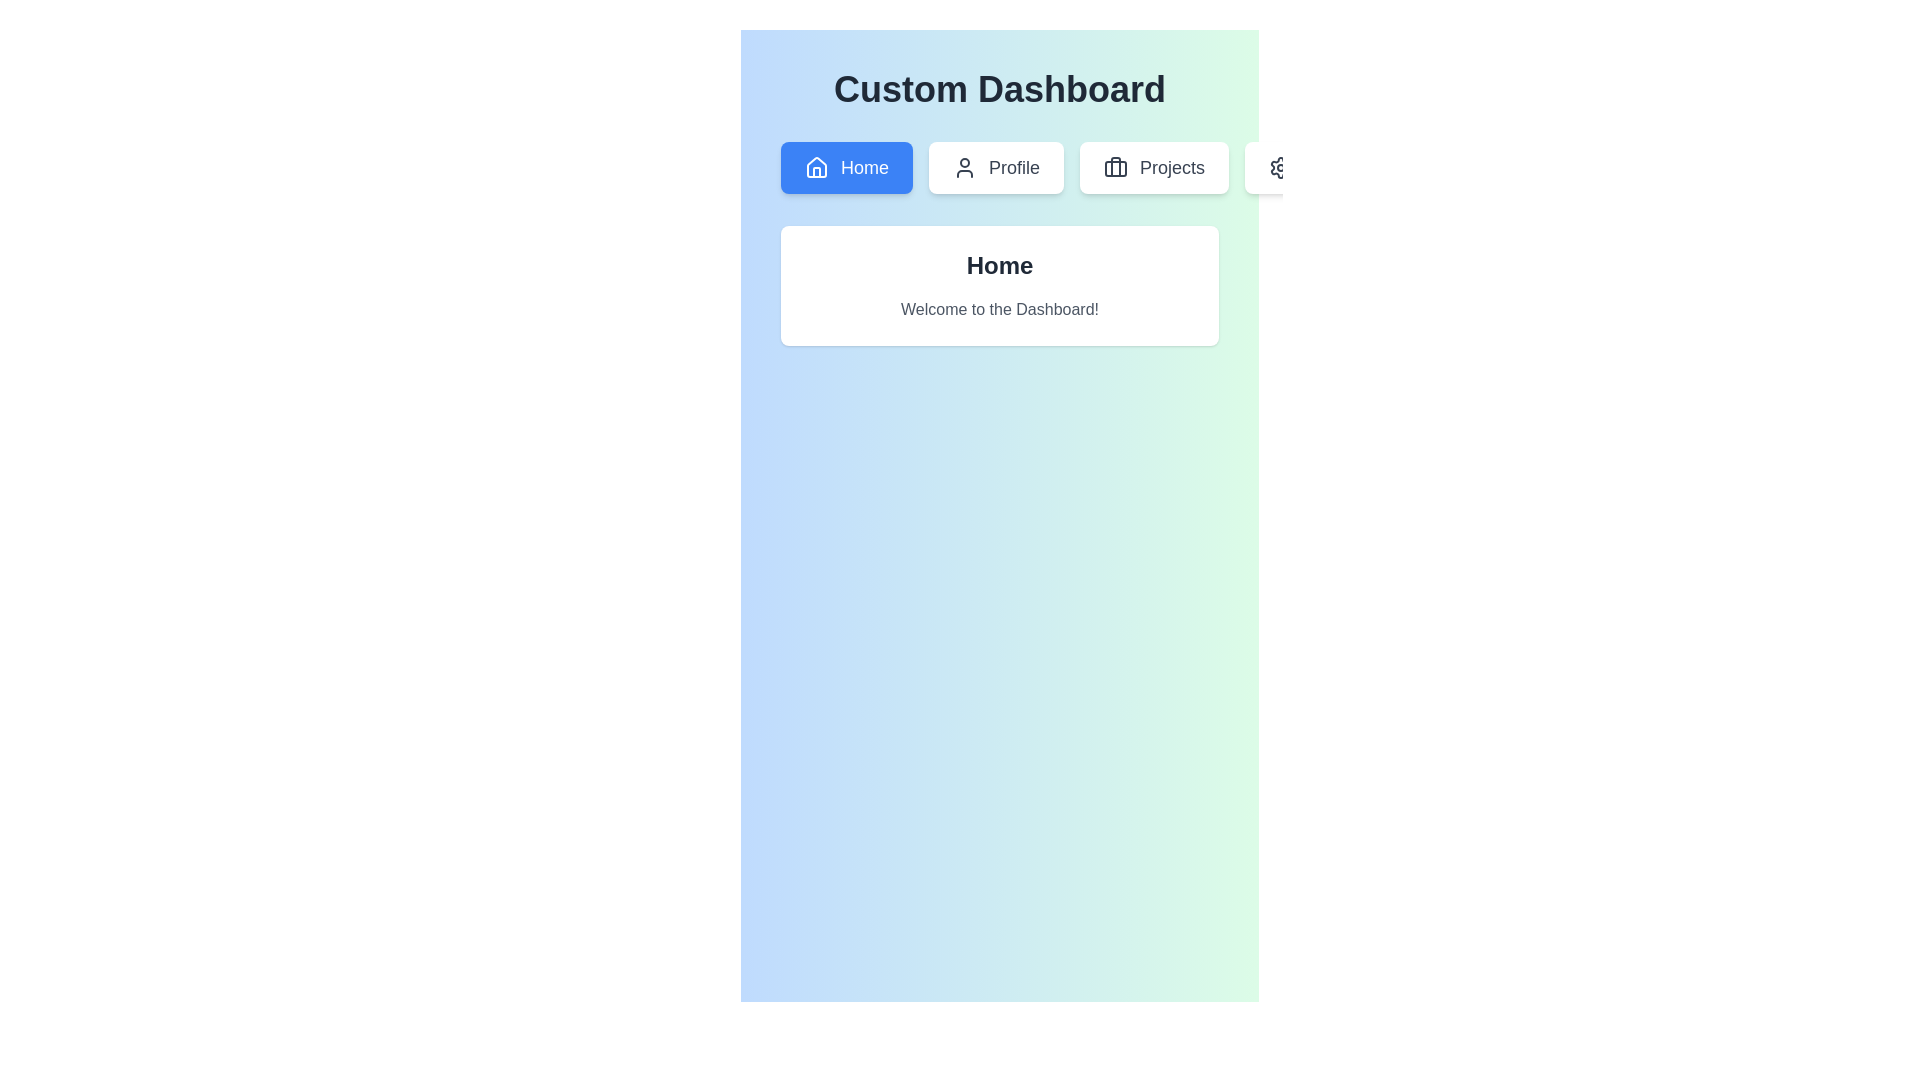 Image resolution: width=1920 pixels, height=1080 pixels. Describe the element at coordinates (816, 171) in the screenshot. I see `the door of the house icon, which is part of the 'Home' button located at the top left of the interface` at that location.